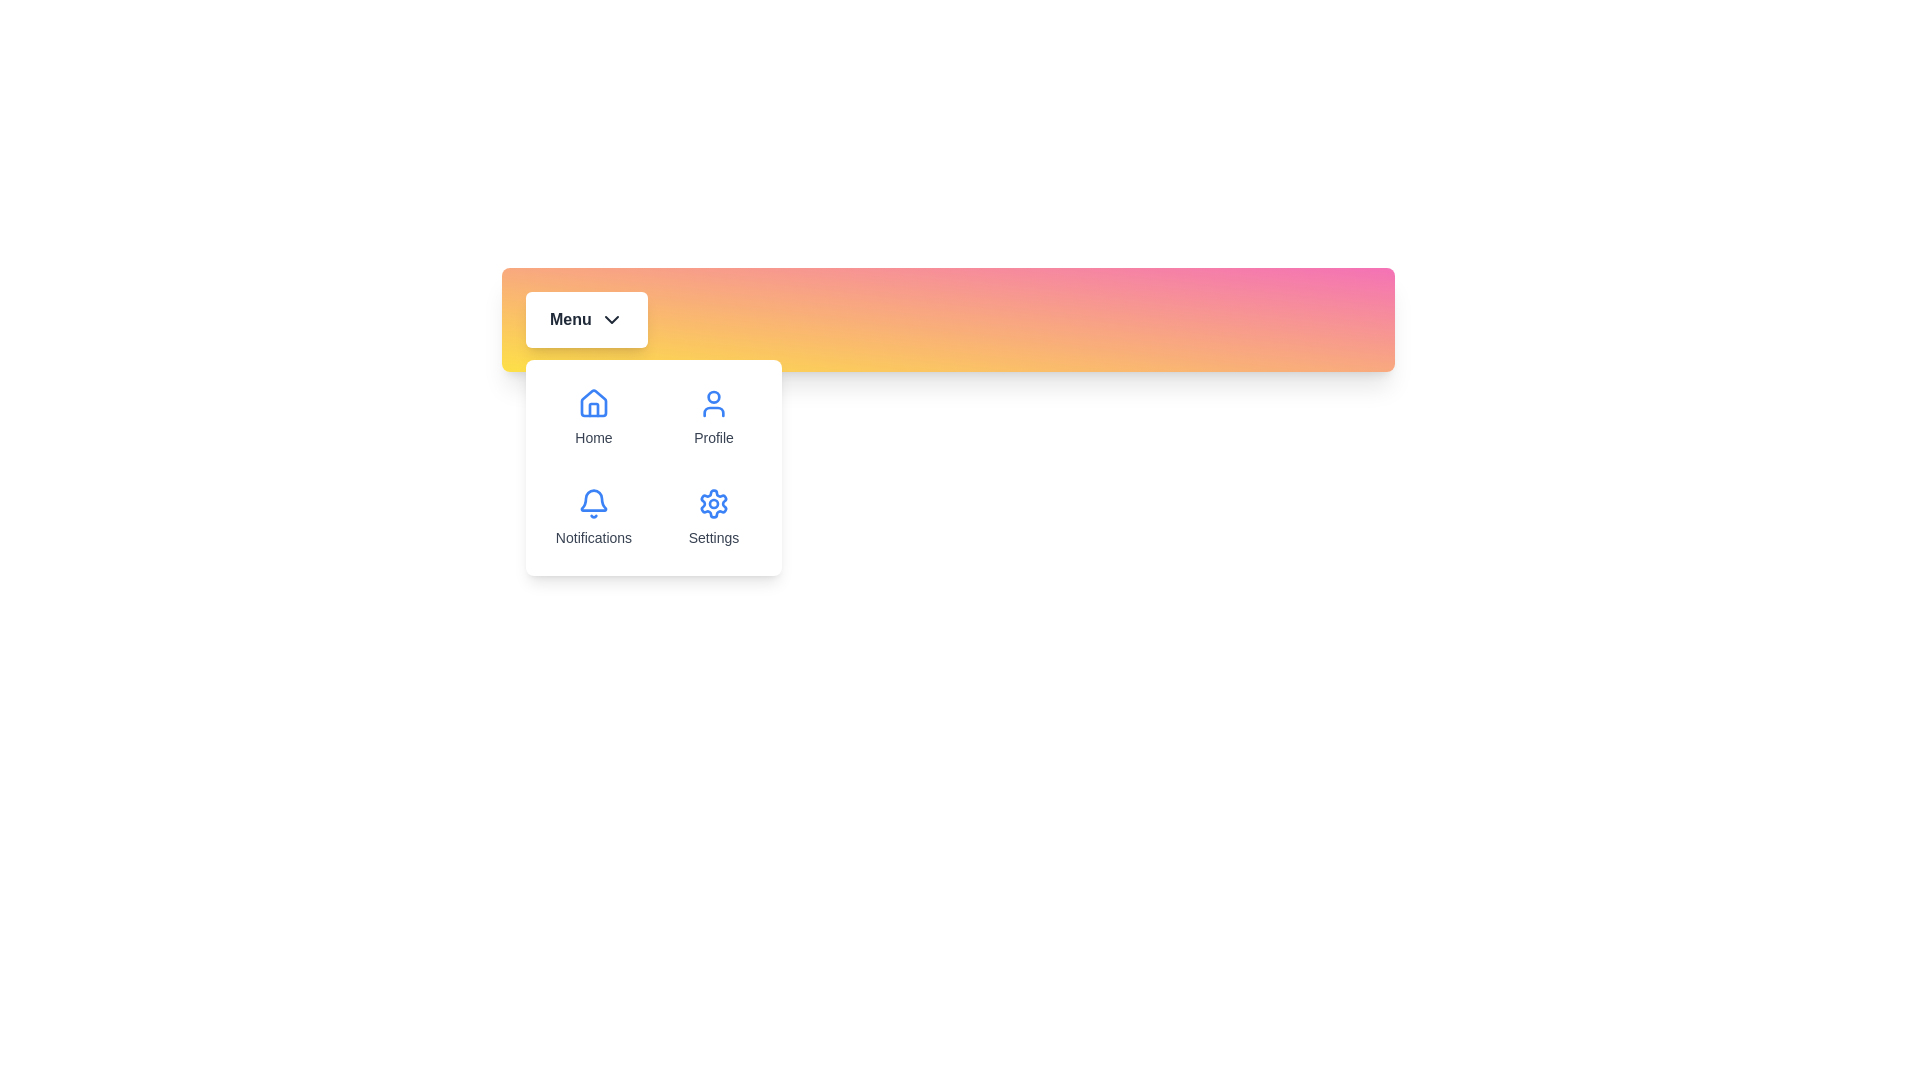 This screenshot has height=1080, width=1920. Describe the element at coordinates (585, 319) in the screenshot. I see `the menu toggle button to toggle its visibility` at that location.